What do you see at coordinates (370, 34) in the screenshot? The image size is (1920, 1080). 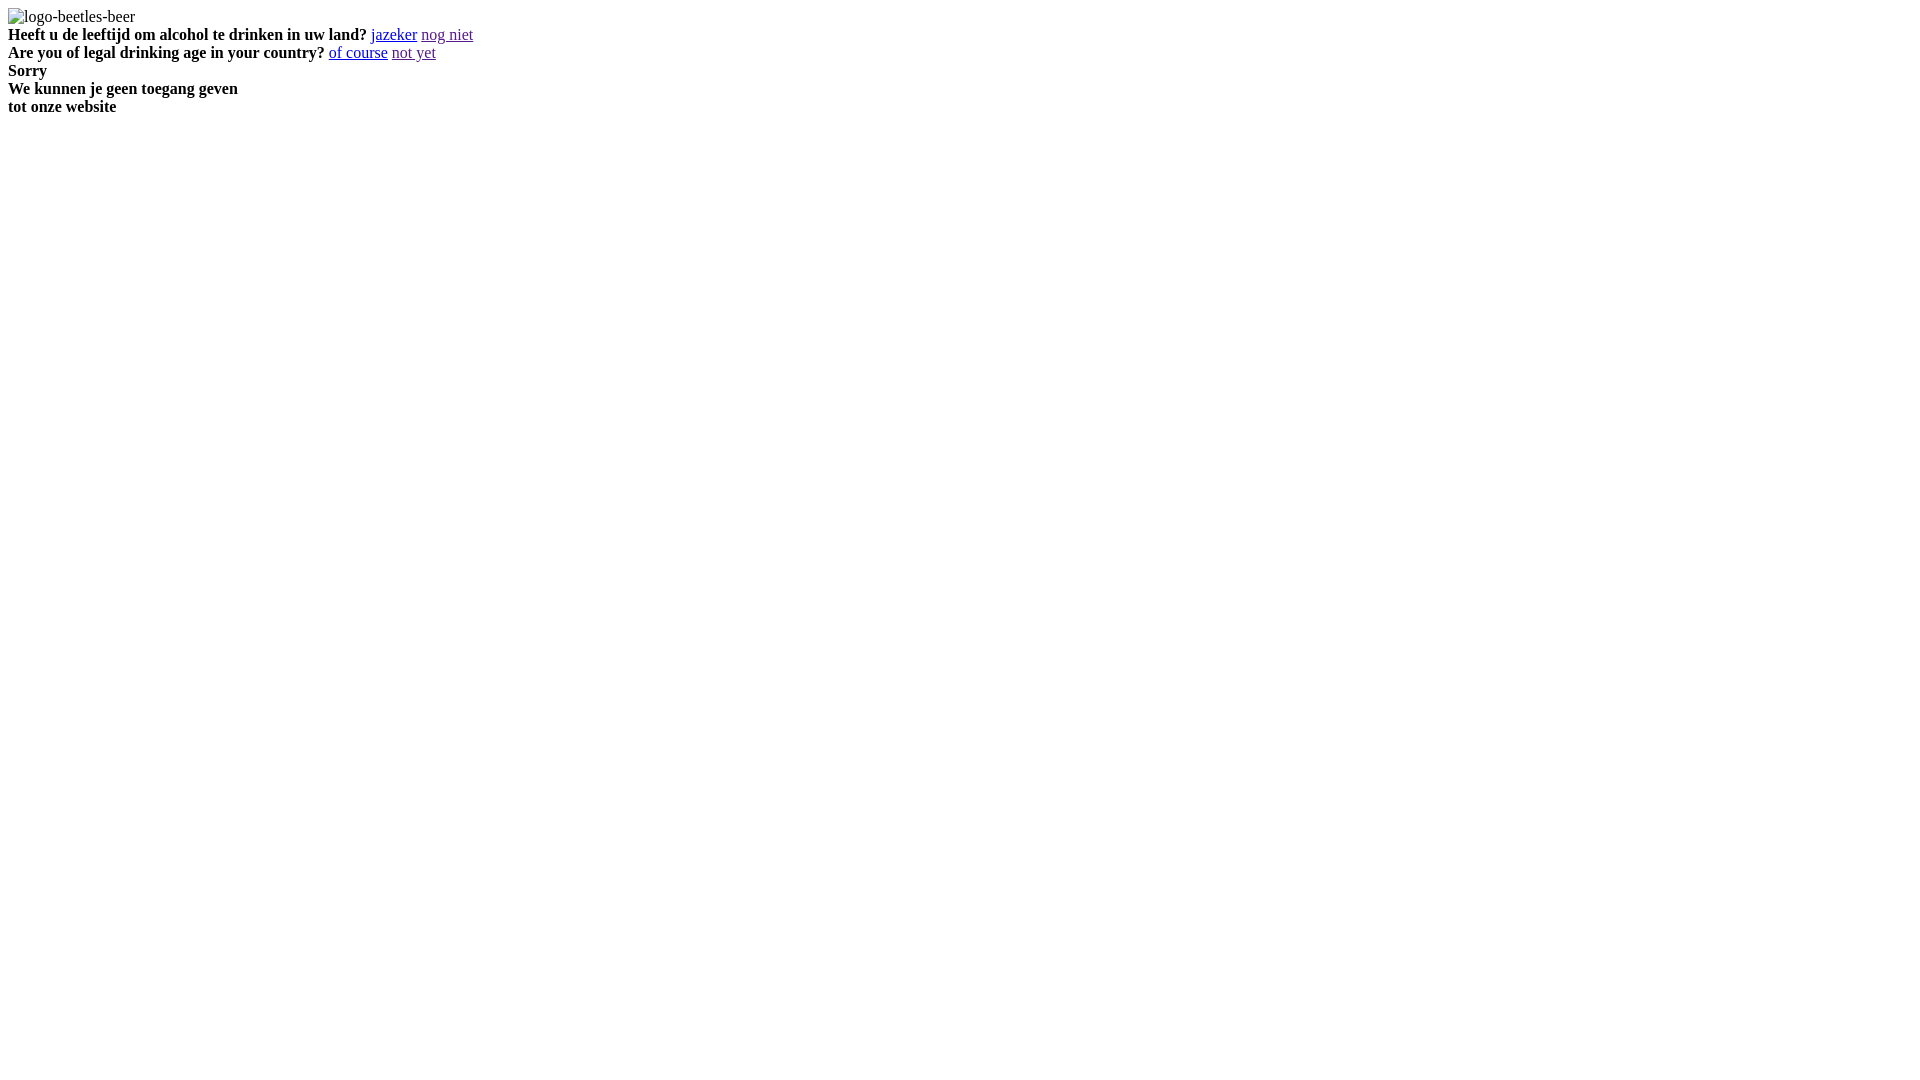 I see `'jazeker'` at bounding box center [370, 34].